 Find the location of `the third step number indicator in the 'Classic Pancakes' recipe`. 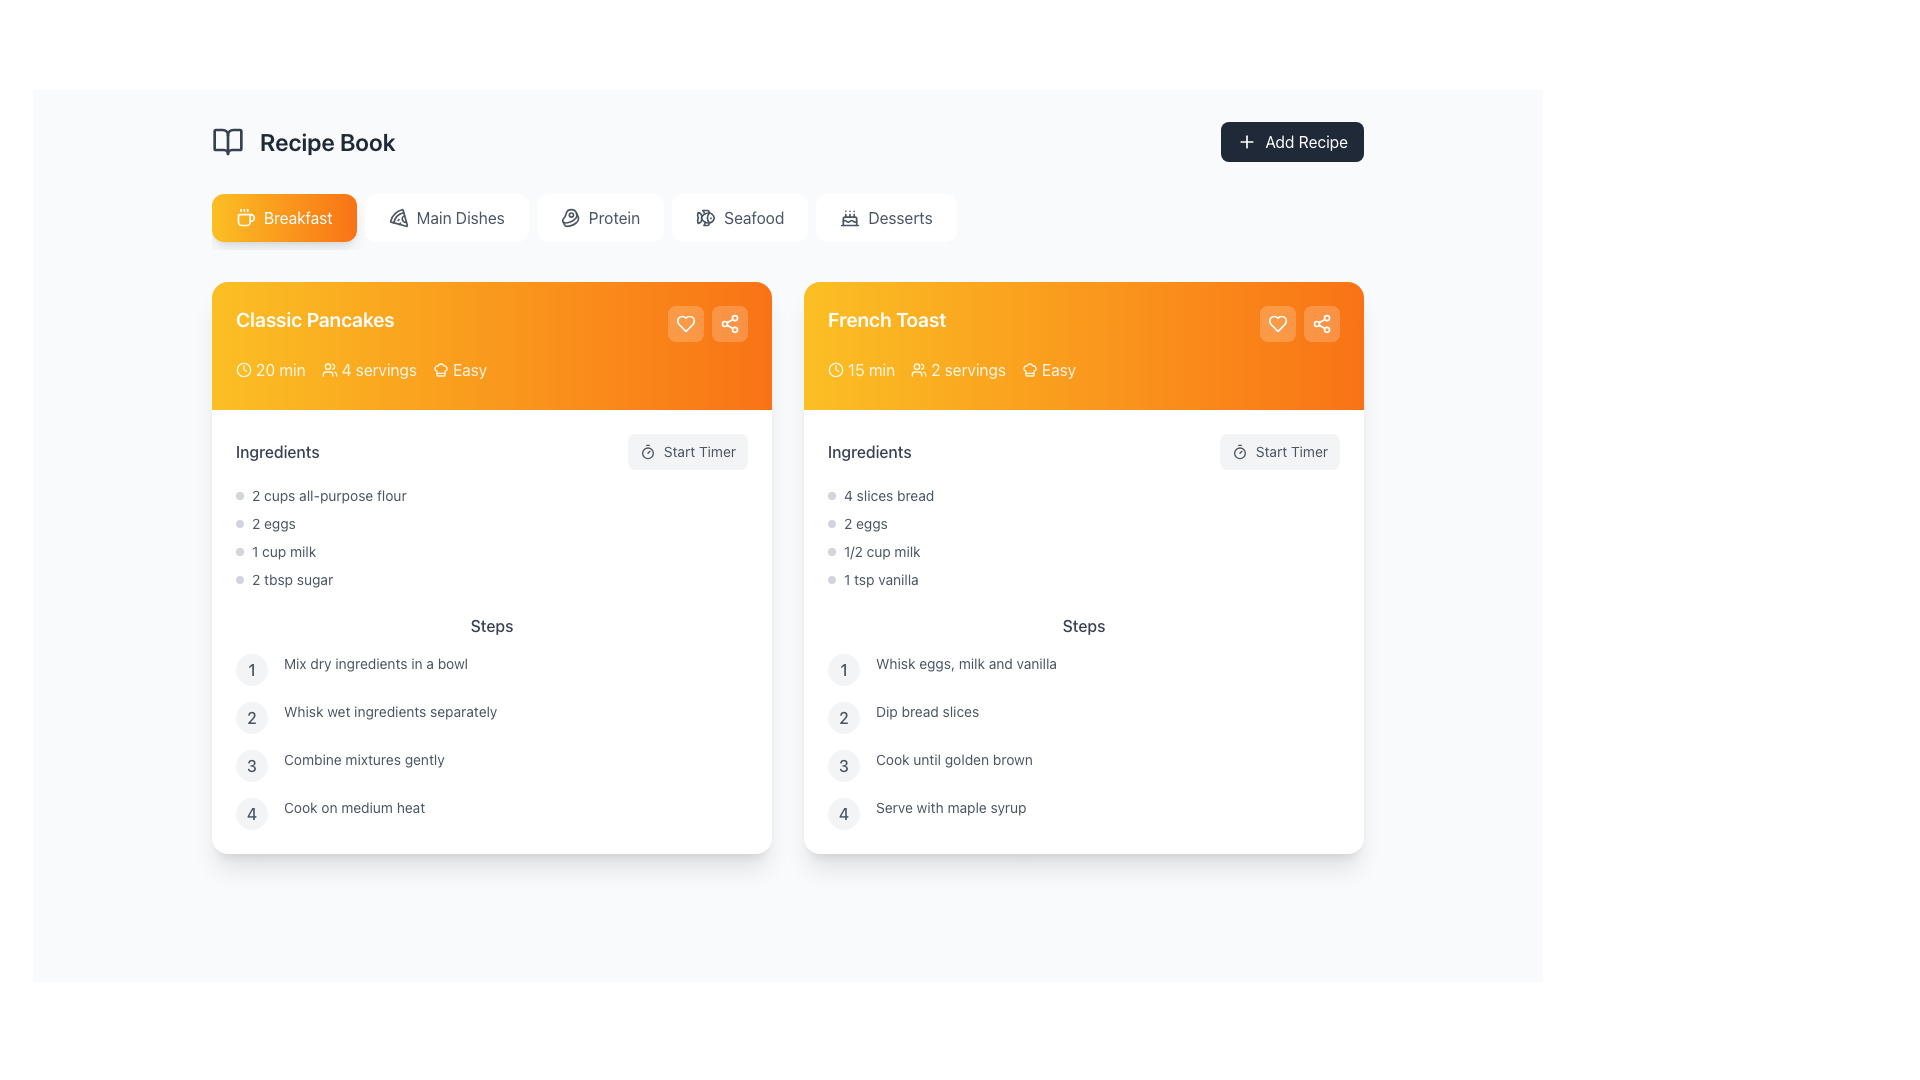

the third step number indicator in the 'Classic Pancakes' recipe is located at coordinates (250, 765).